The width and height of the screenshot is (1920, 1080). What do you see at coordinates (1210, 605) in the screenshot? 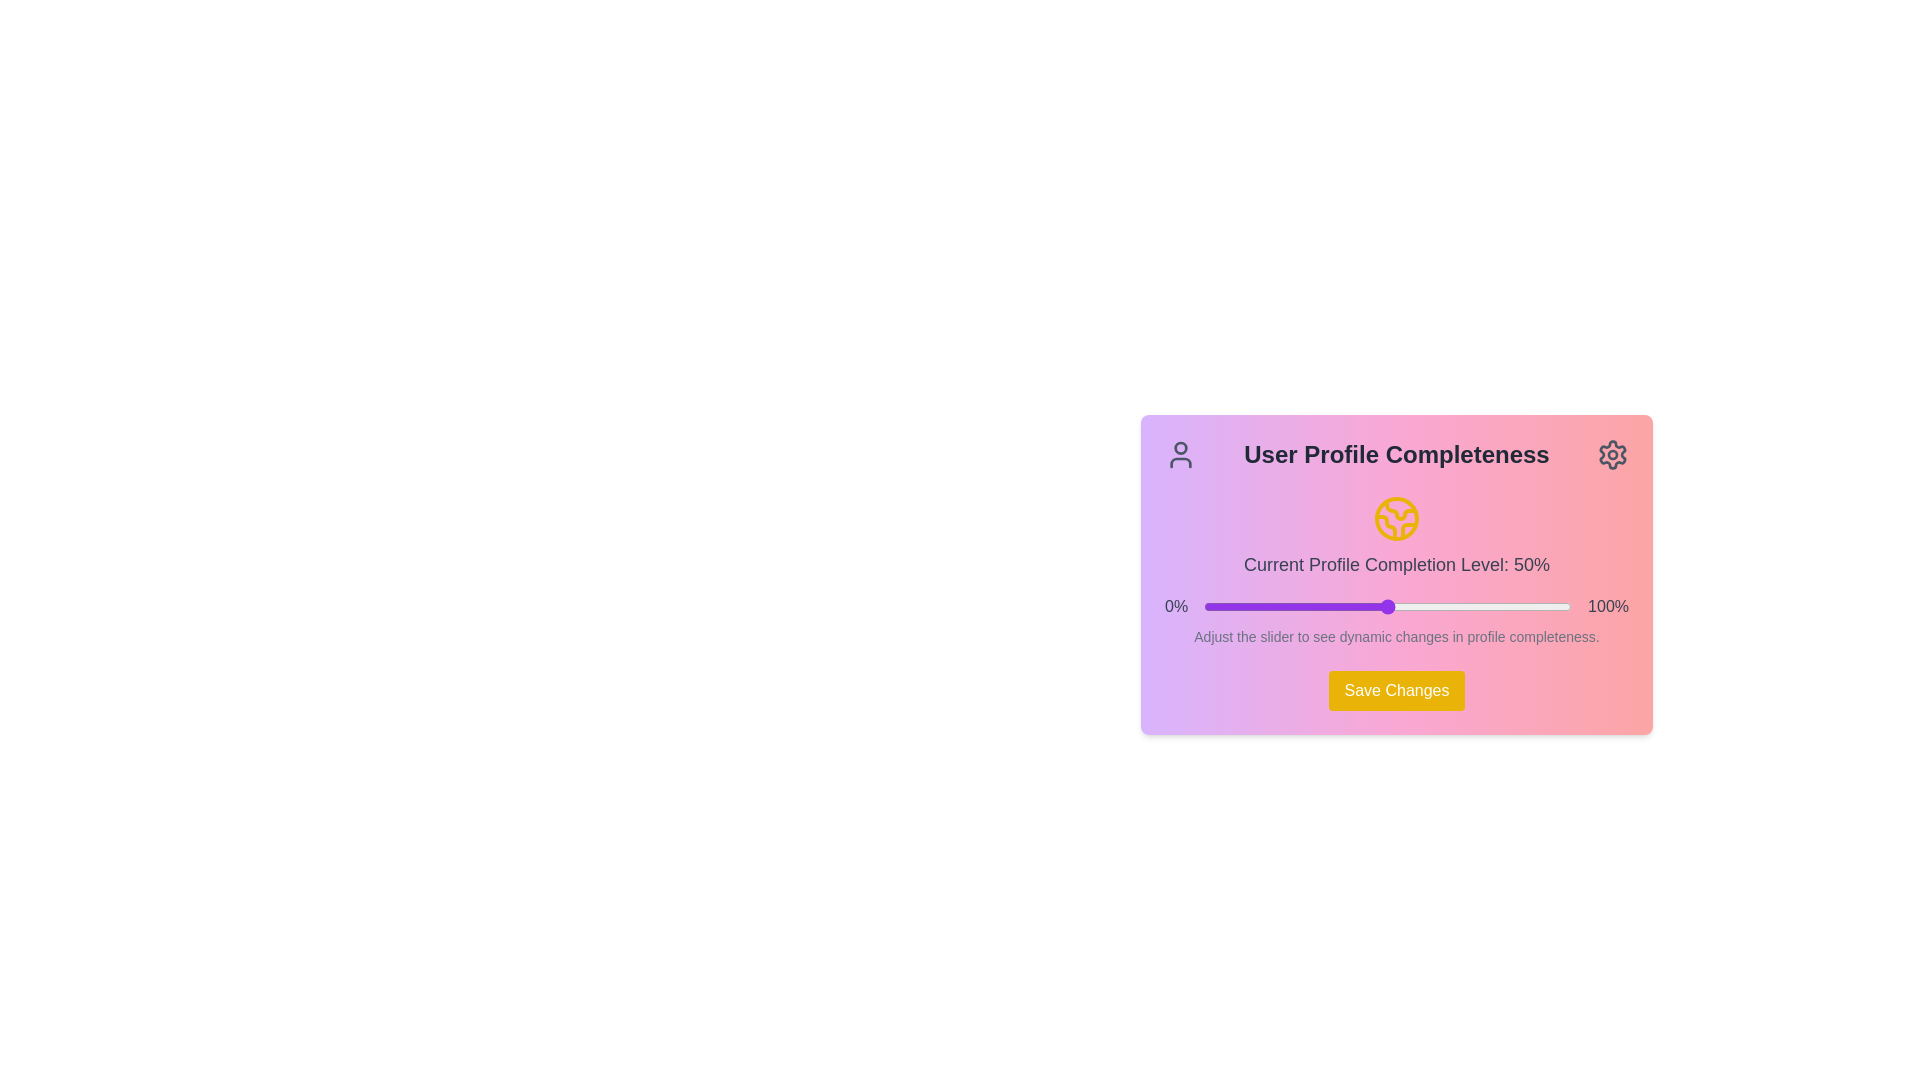
I see `the profile completion percentage` at bounding box center [1210, 605].